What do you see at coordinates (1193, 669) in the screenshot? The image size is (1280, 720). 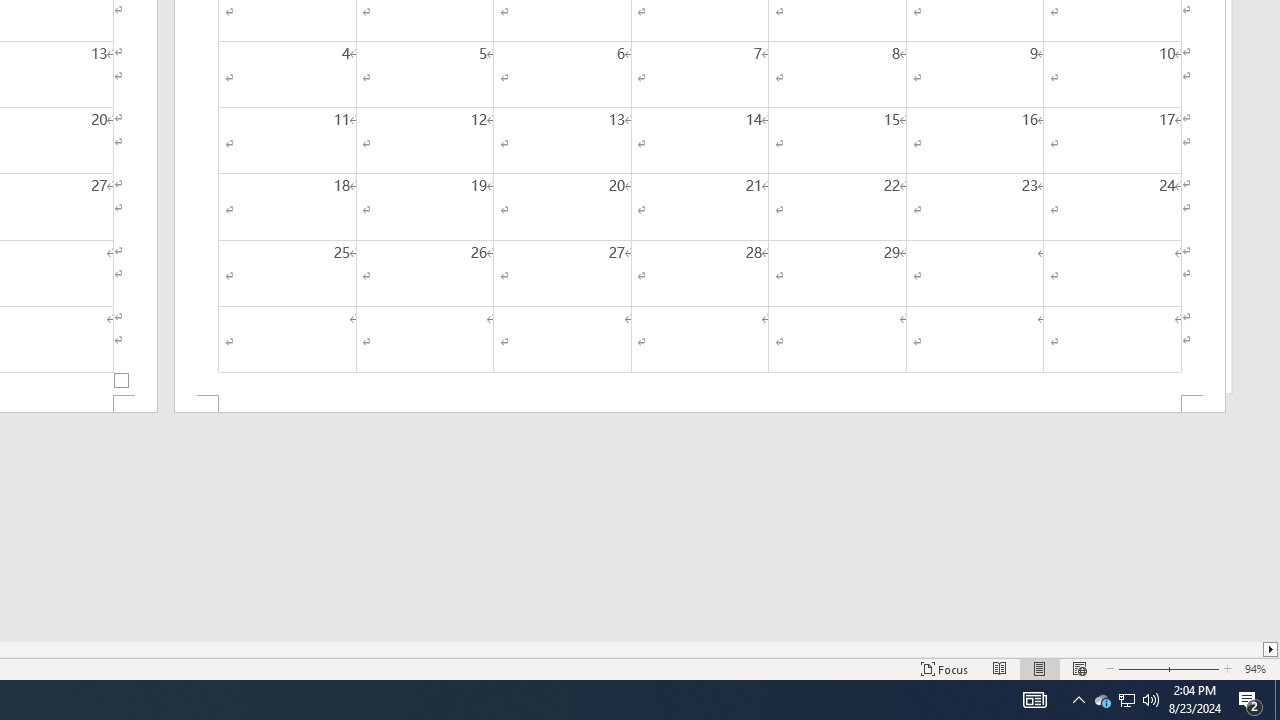 I see `'Zoom In'` at bounding box center [1193, 669].